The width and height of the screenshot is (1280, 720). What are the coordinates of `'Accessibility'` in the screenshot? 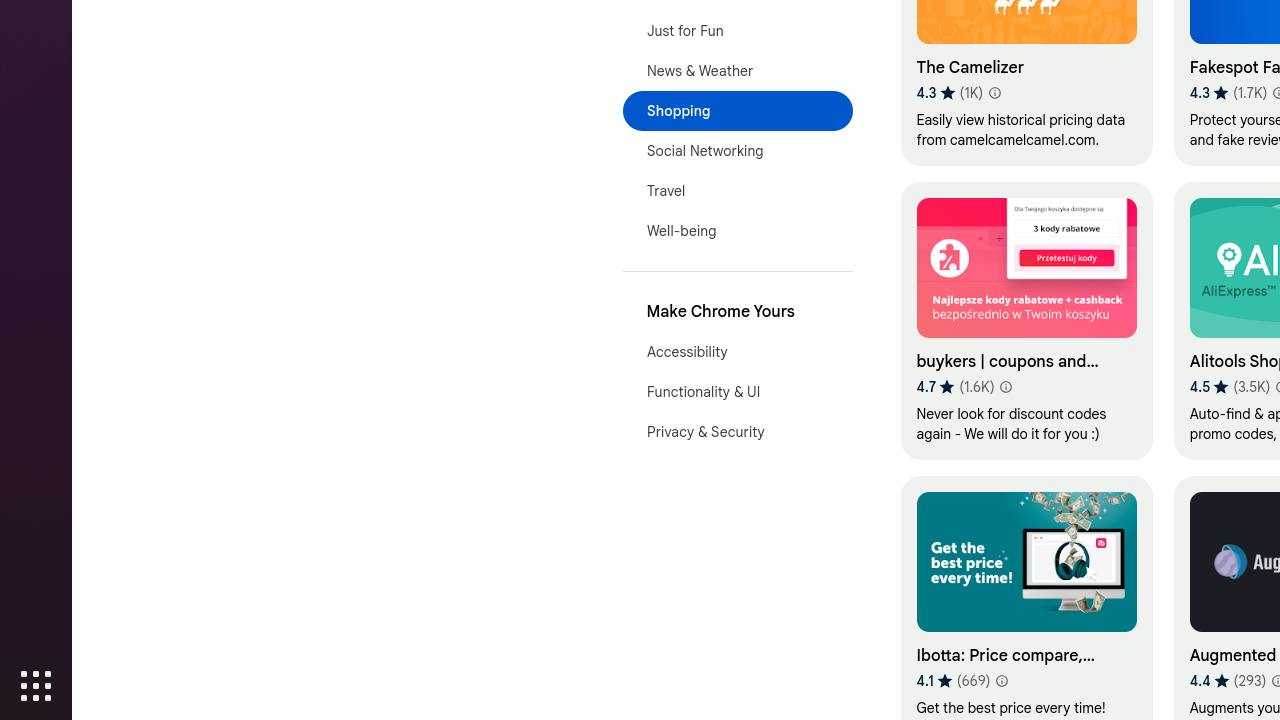 It's located at (736, 351).